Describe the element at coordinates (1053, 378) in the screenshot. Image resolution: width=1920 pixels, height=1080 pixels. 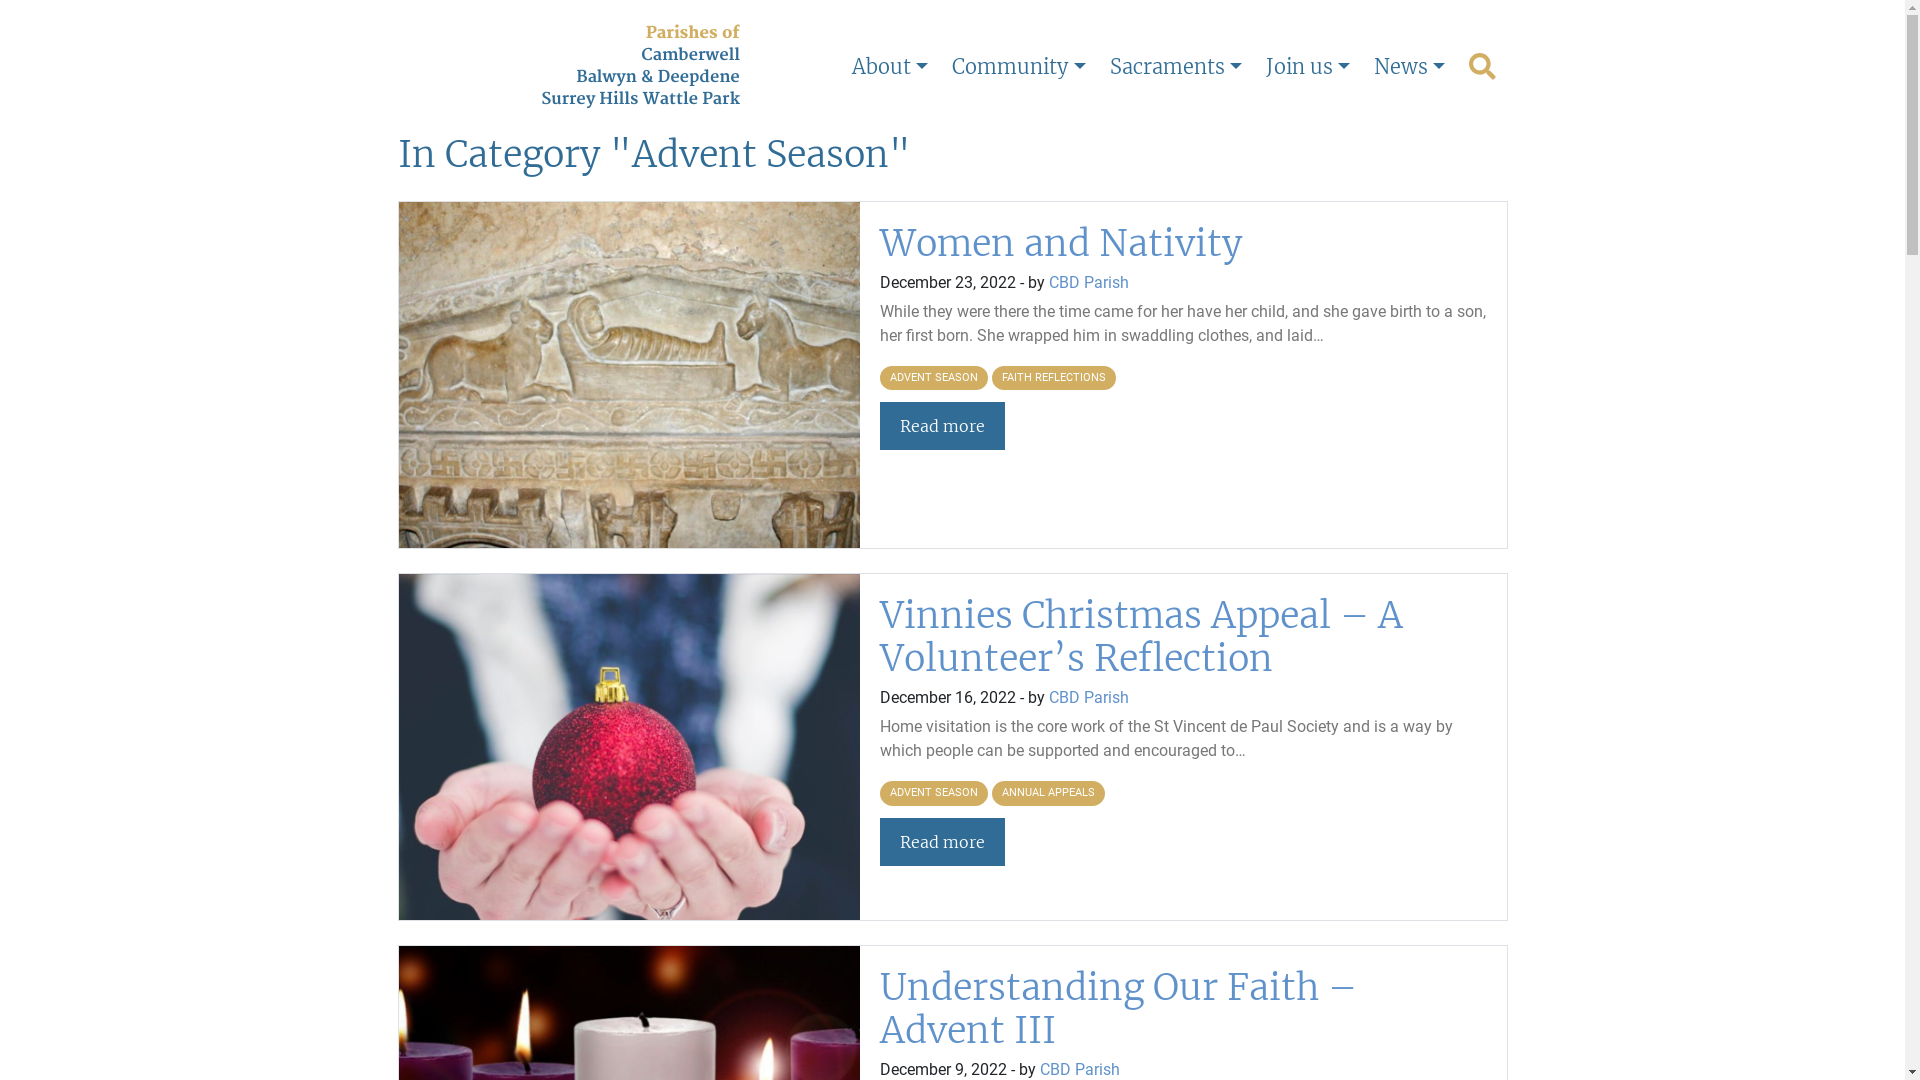
I see `'FAITH REFLECTIONS'` at that location.